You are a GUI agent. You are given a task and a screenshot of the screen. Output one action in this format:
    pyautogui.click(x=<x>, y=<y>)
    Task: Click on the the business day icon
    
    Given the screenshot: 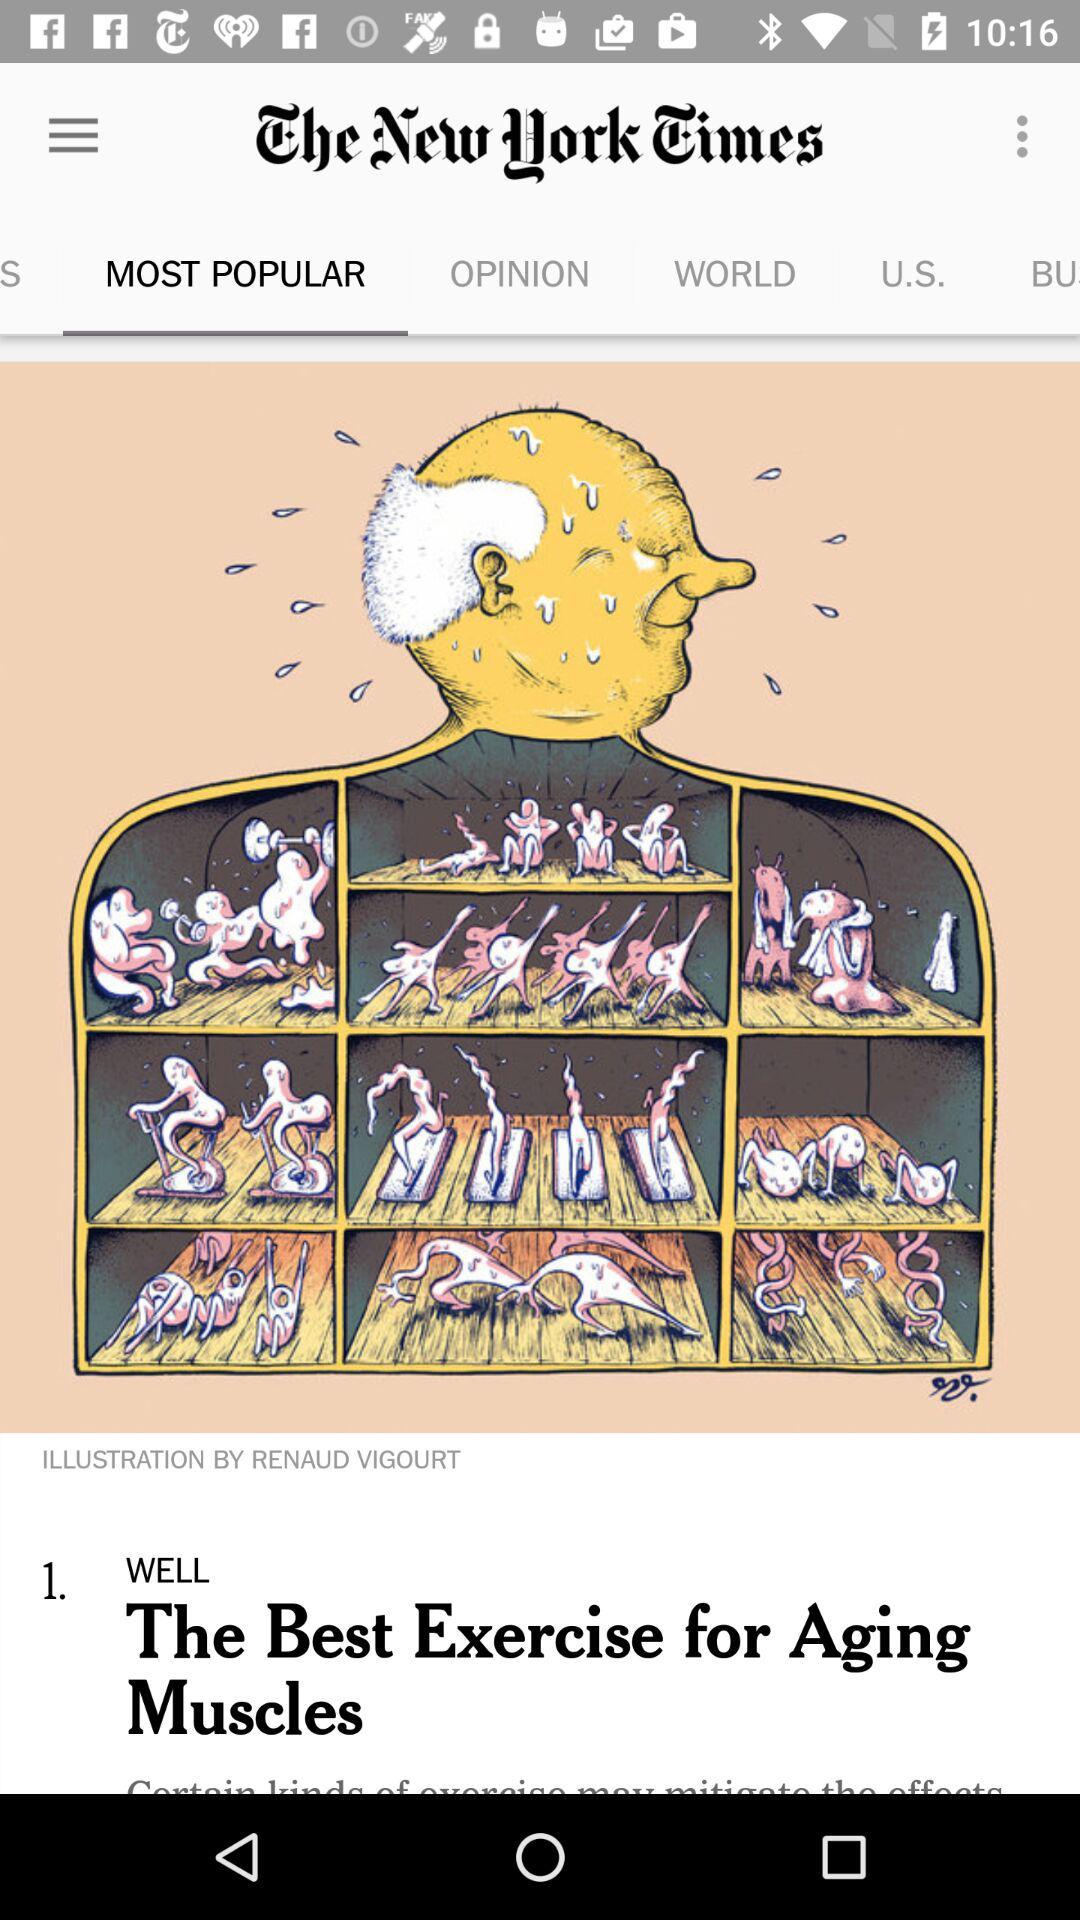 What is the action you would take?
    pyautogui.click(x=1034, y=272)
    